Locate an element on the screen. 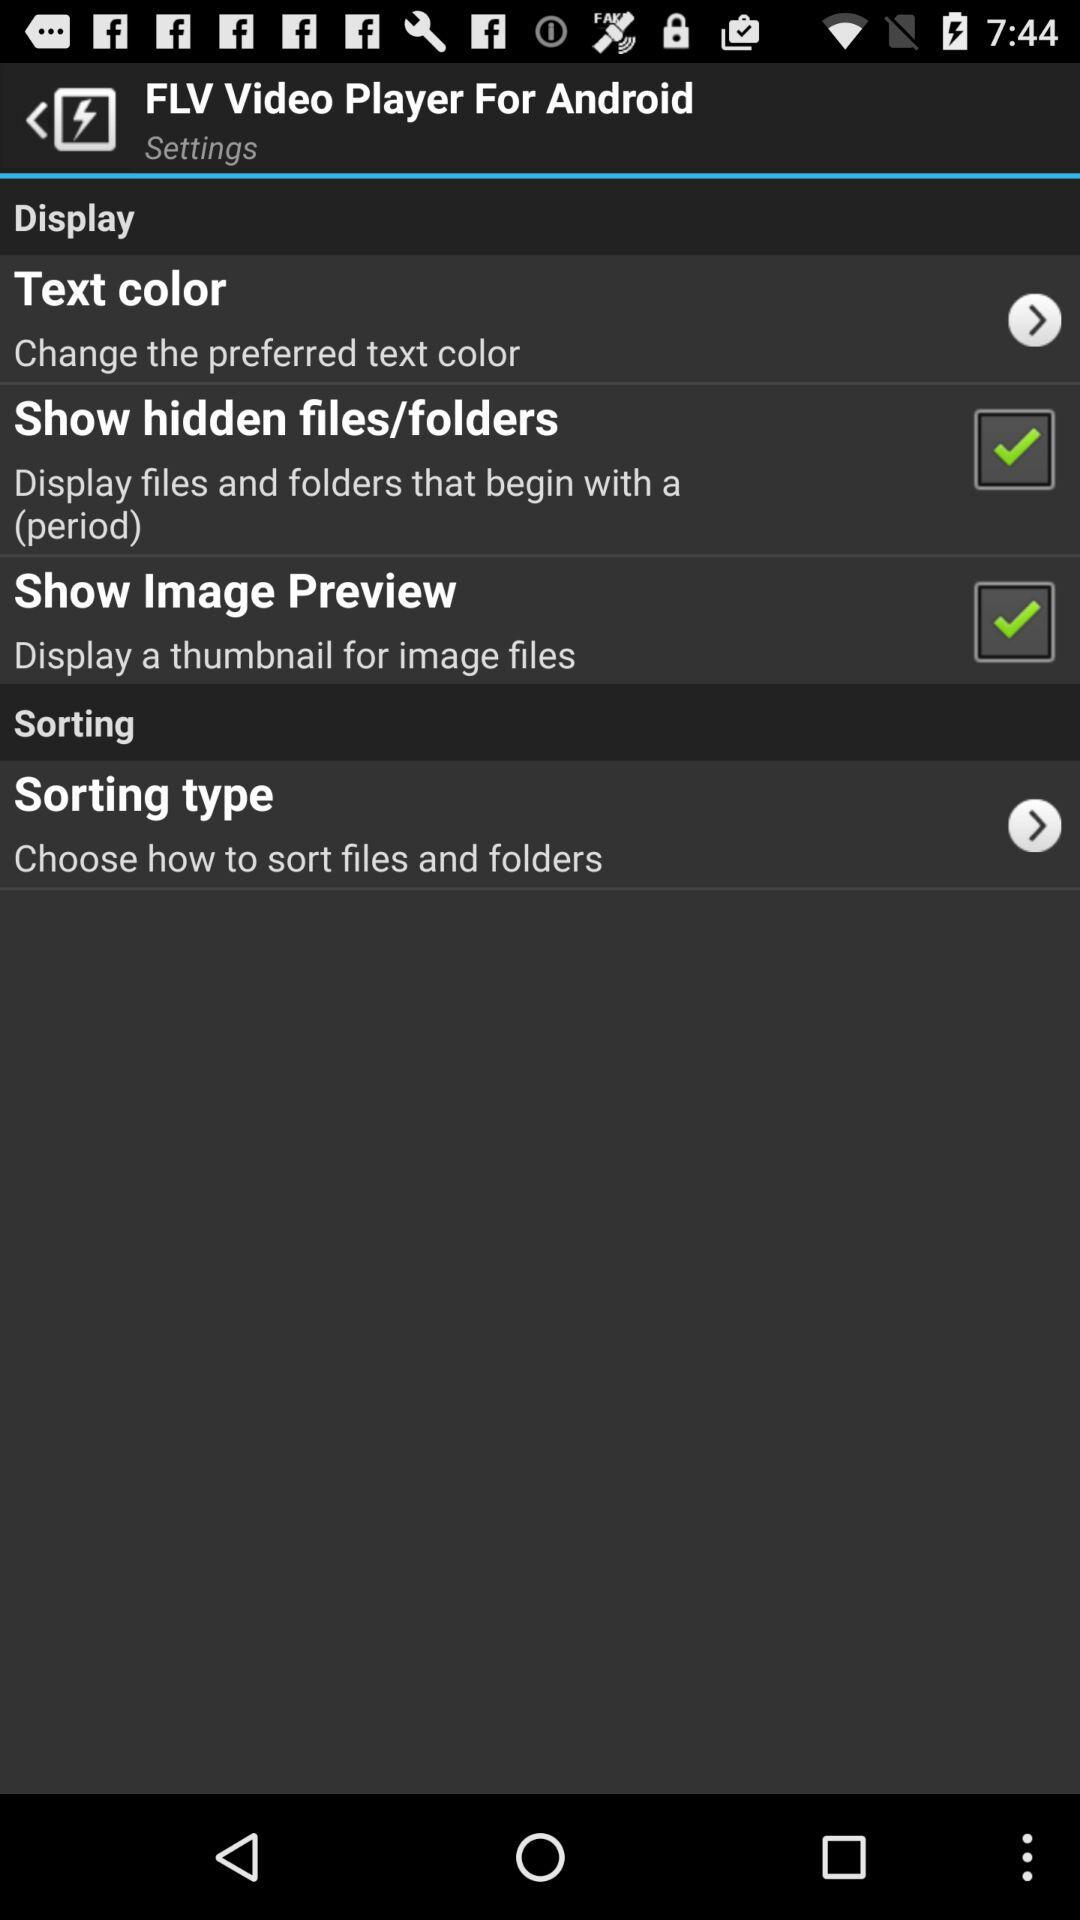 This screenshot has height=1920, width=1080. item below the sorting is located at coordinates (1041, 823).